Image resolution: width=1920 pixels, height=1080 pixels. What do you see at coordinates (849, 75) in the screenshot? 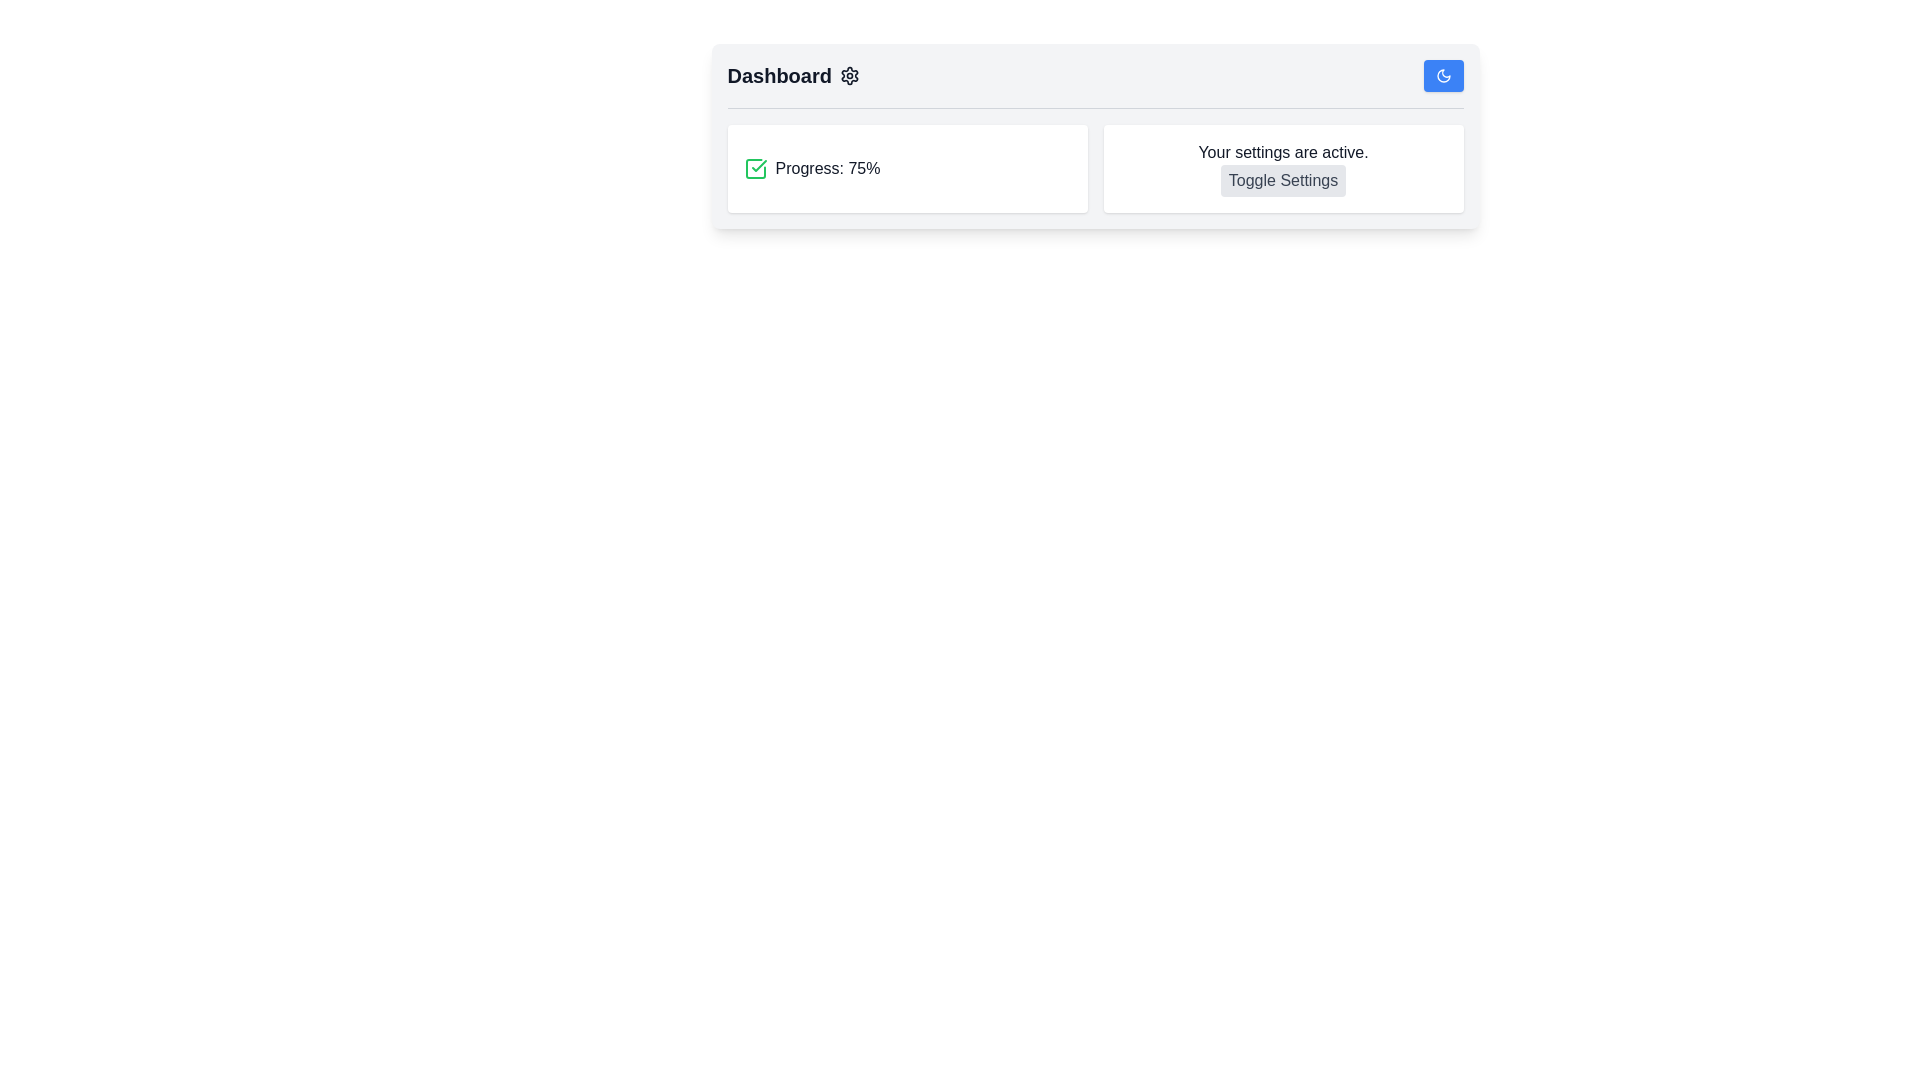
I see `the Settings icon located in the header section of the application, positioned directly to the right of the 'Dashboard' text` at bounding box center [849, 75].